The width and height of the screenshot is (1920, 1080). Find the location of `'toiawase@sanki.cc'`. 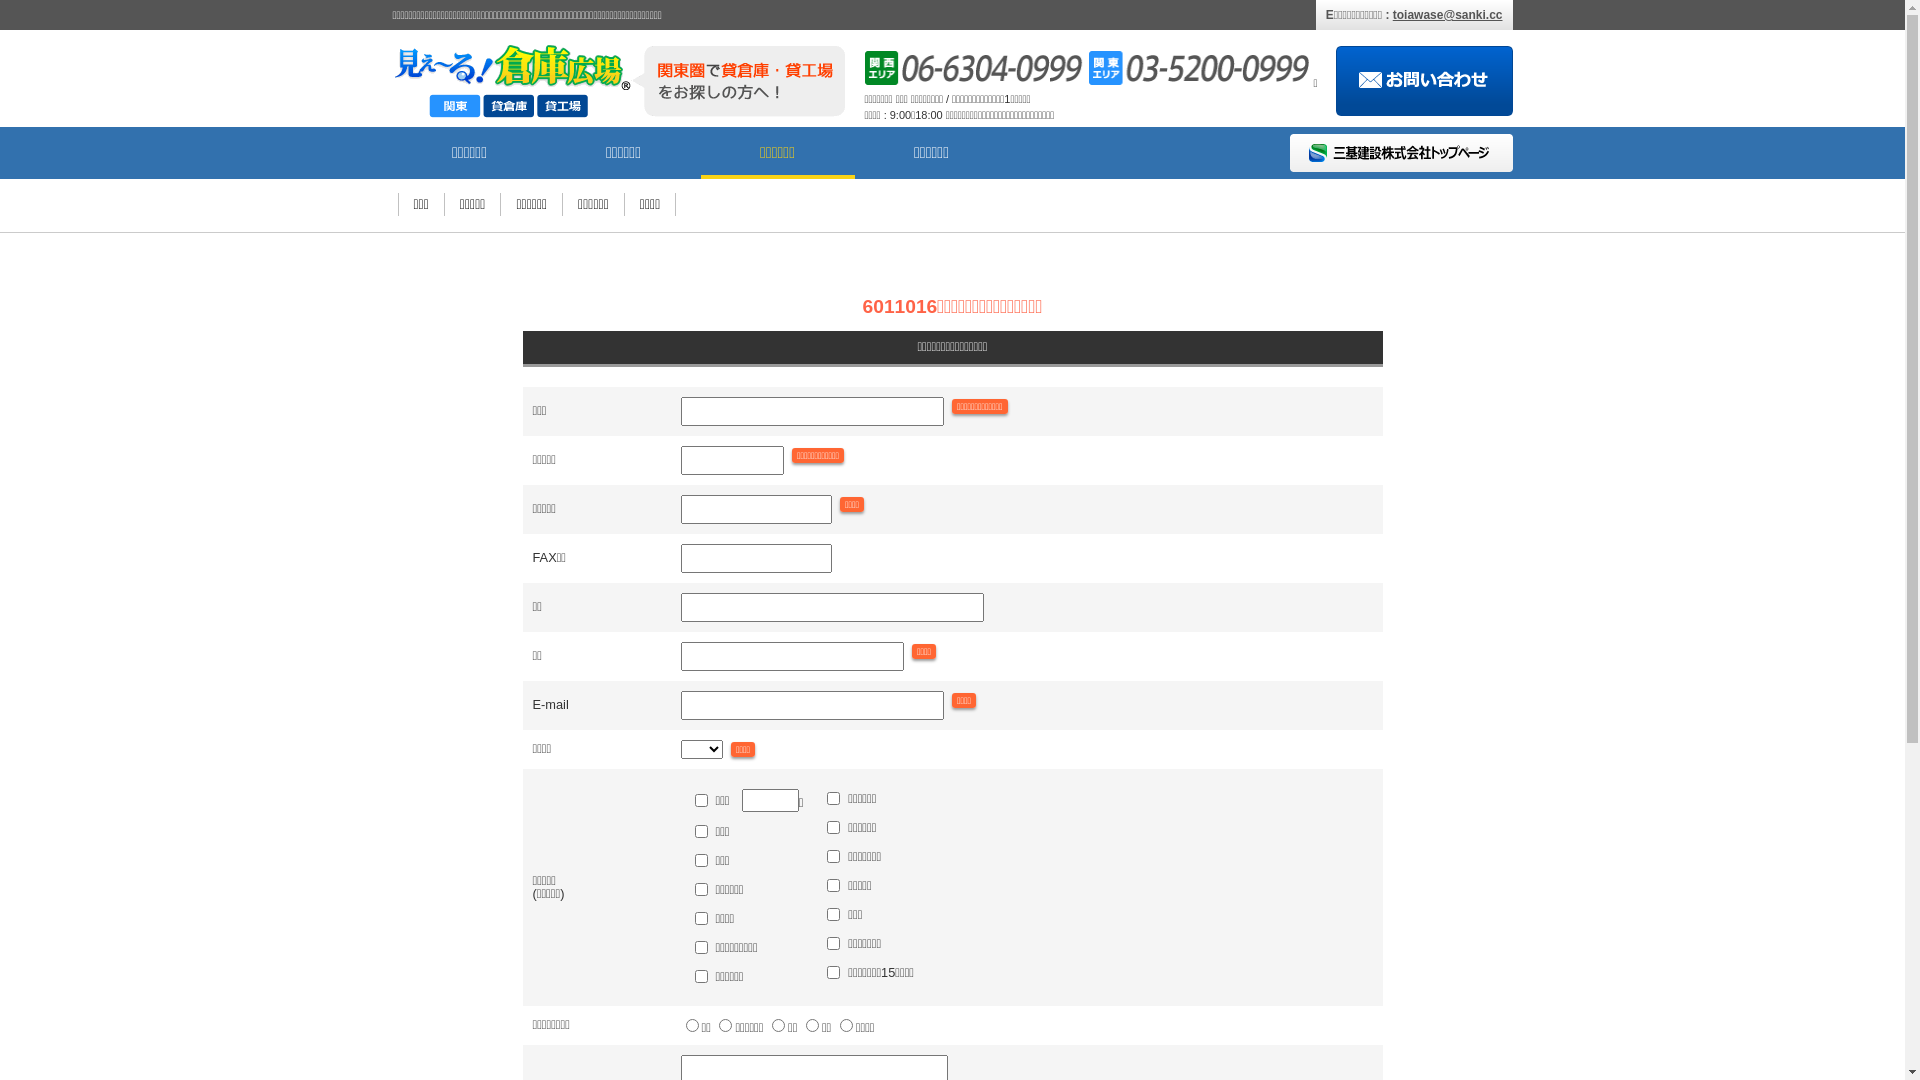

'toiawase@sanki.cc' is located at coordinates (1448, 15).